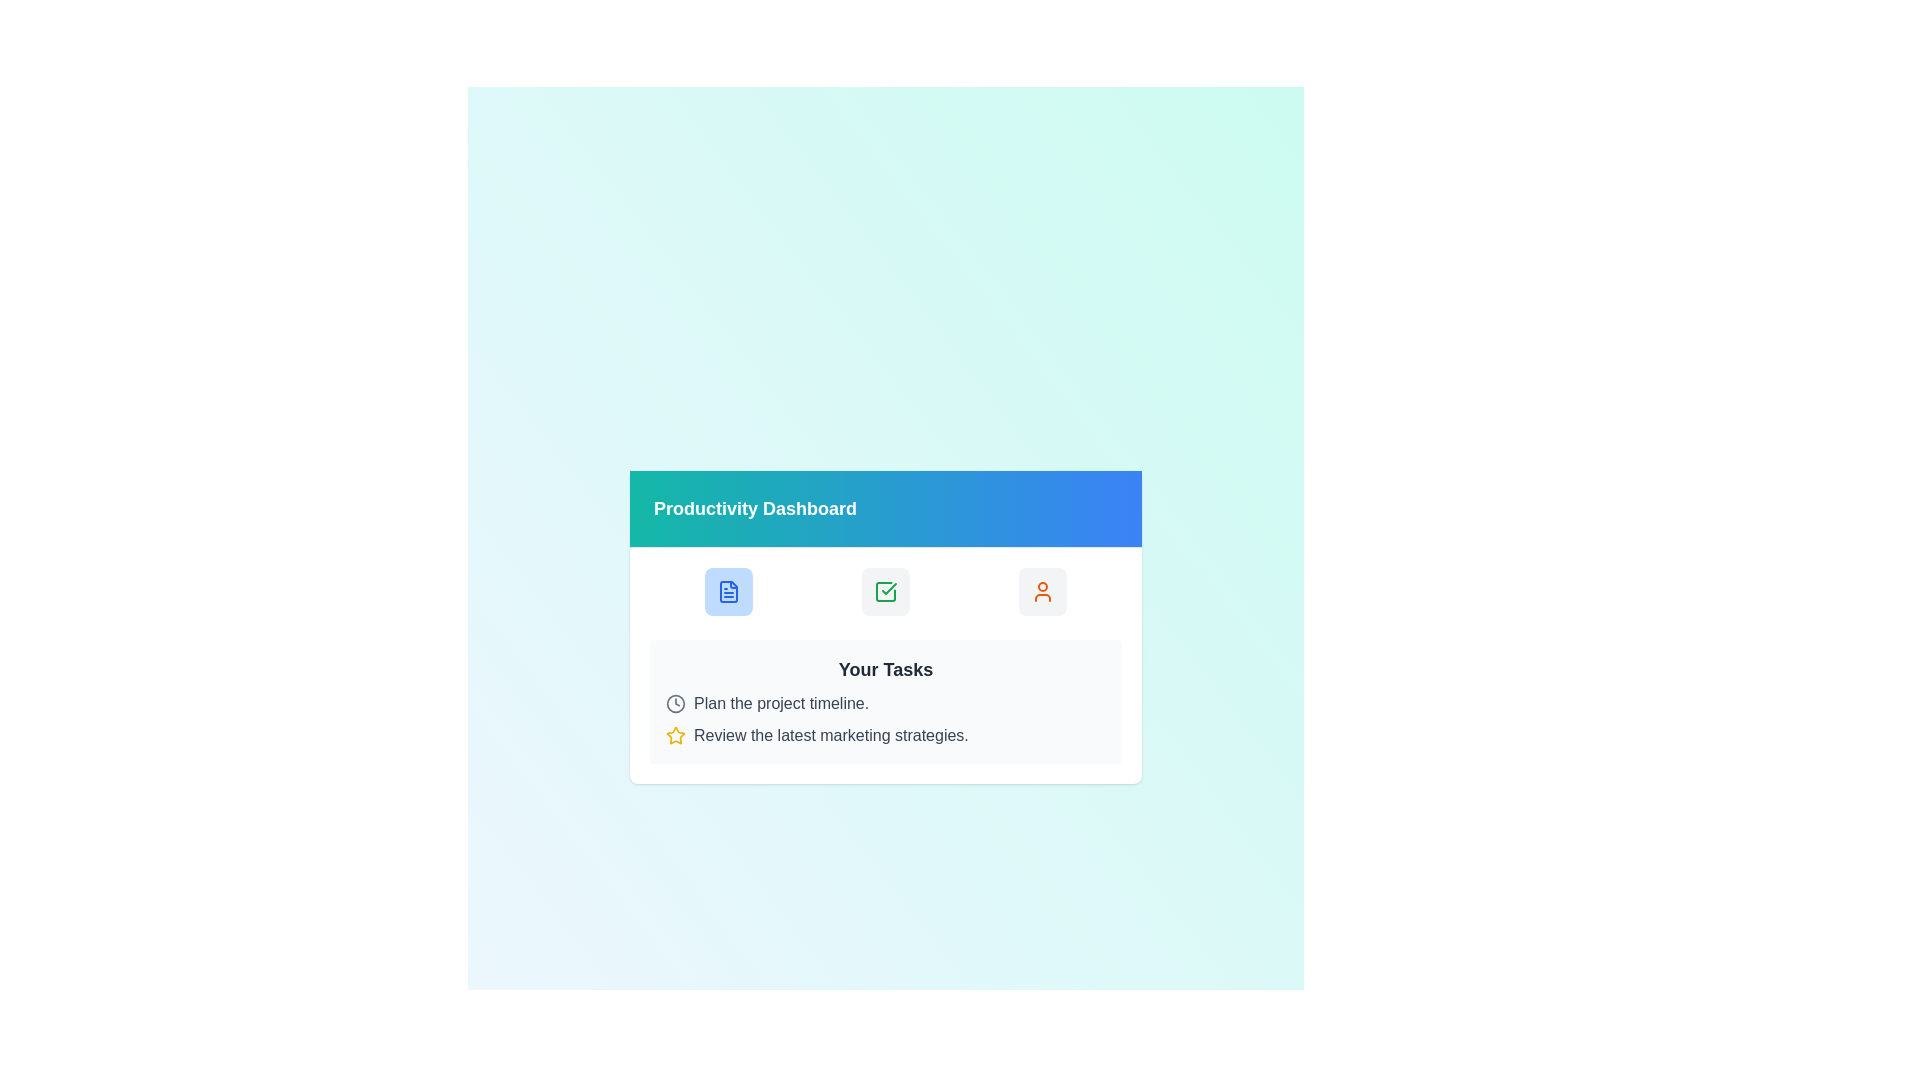 The height and width of the screenshot is (1080, 1920). Describe the element at coordinates (727, 590) in the screenshot. I see `the leftmost icon in the series of three icons located in the middle section of the 'Productivity Dashboard'` at that location.